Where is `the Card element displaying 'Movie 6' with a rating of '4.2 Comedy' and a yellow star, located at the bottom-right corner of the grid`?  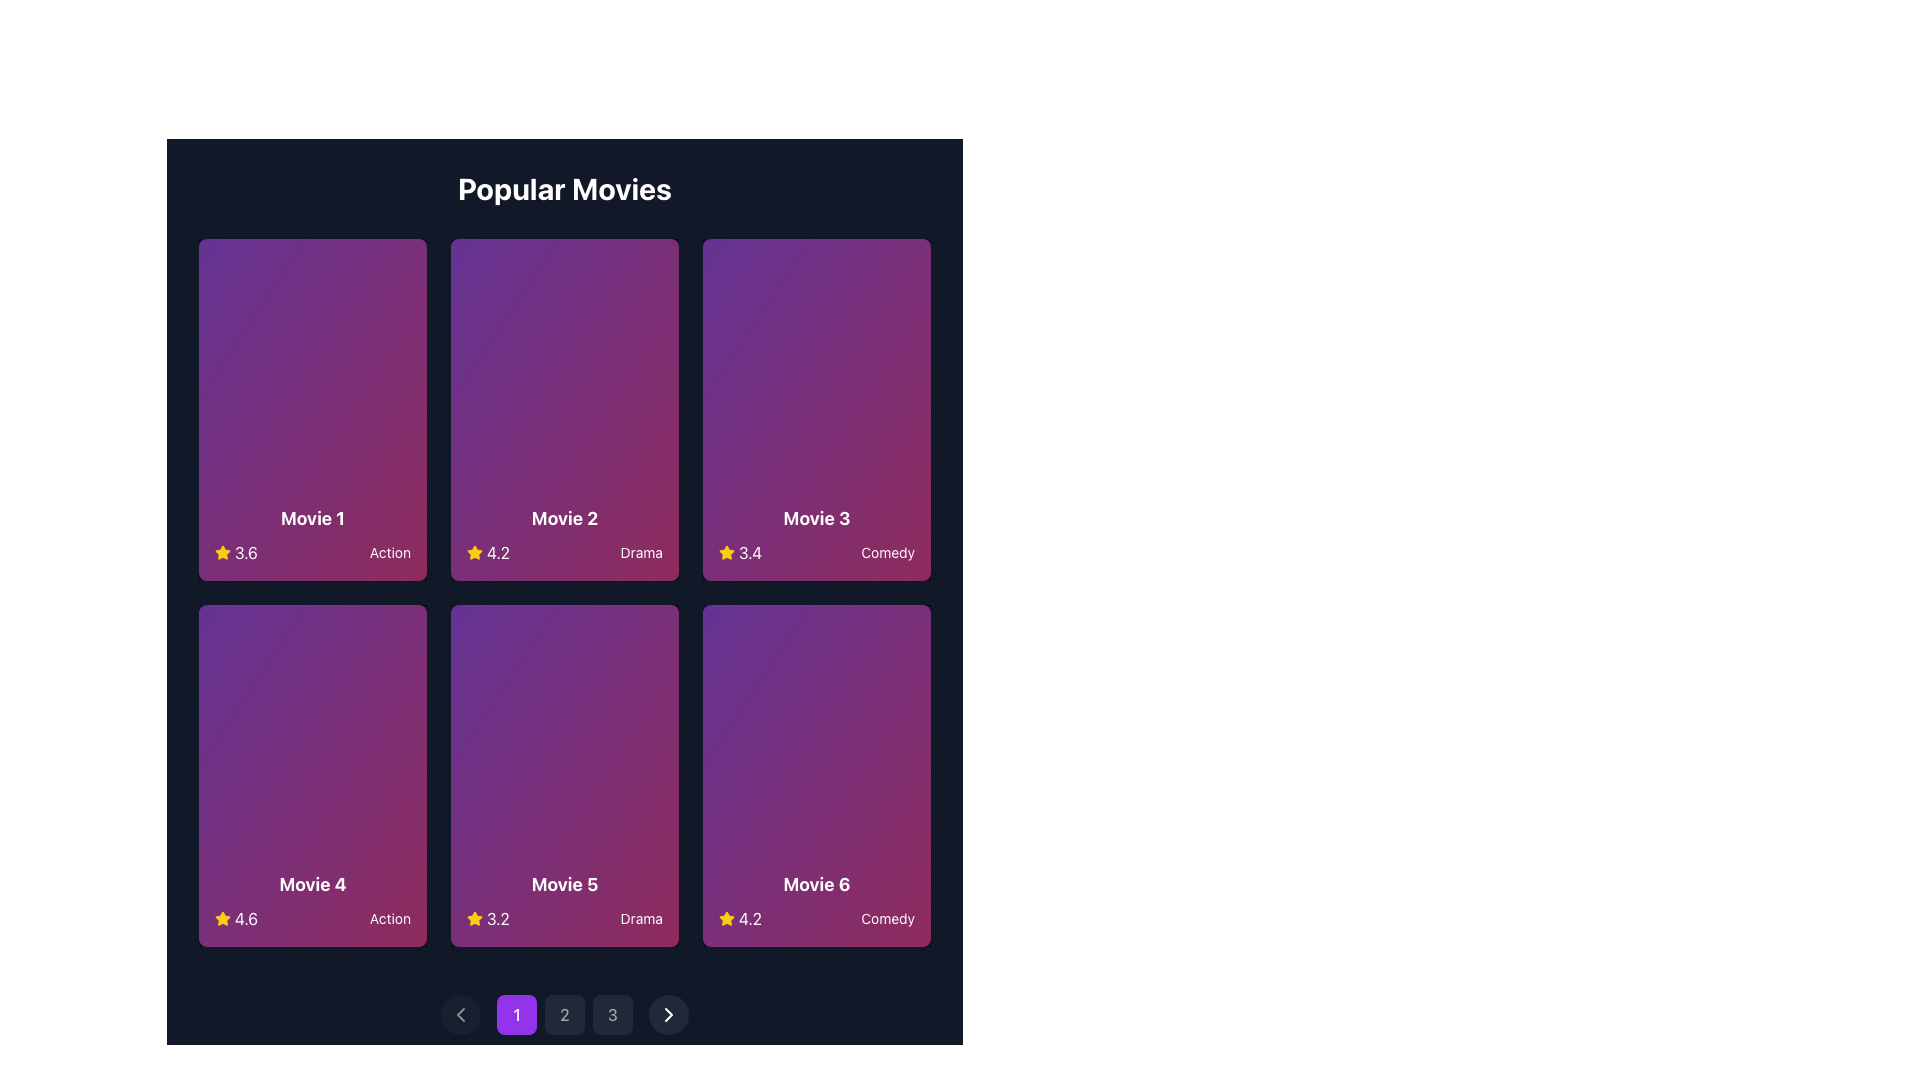 the Card element displaying 'Movie 6' with a rating of '4.2 Comedy' and a yellow star, located at the bottom-right corner of the grid is located at coordinates (816, 774).